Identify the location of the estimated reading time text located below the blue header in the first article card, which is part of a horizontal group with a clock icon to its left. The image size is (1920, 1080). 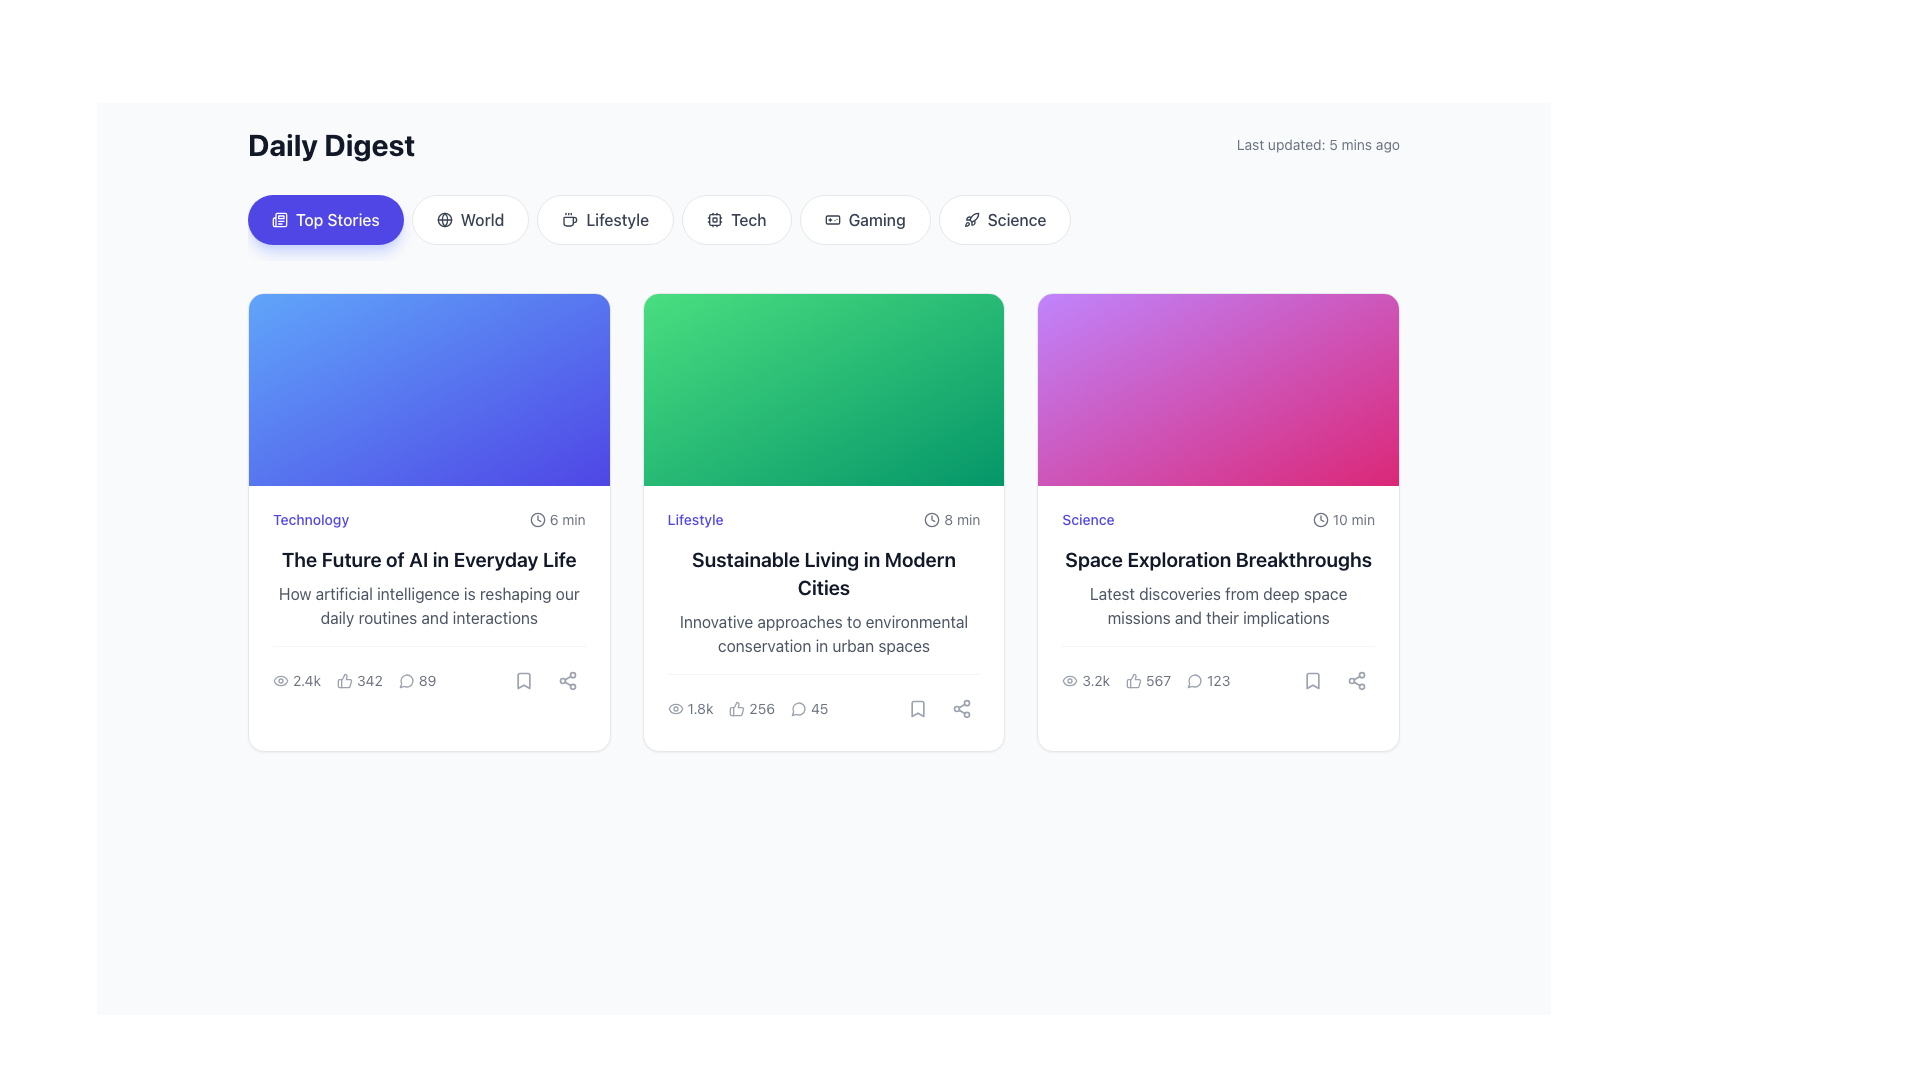
(566, 519).